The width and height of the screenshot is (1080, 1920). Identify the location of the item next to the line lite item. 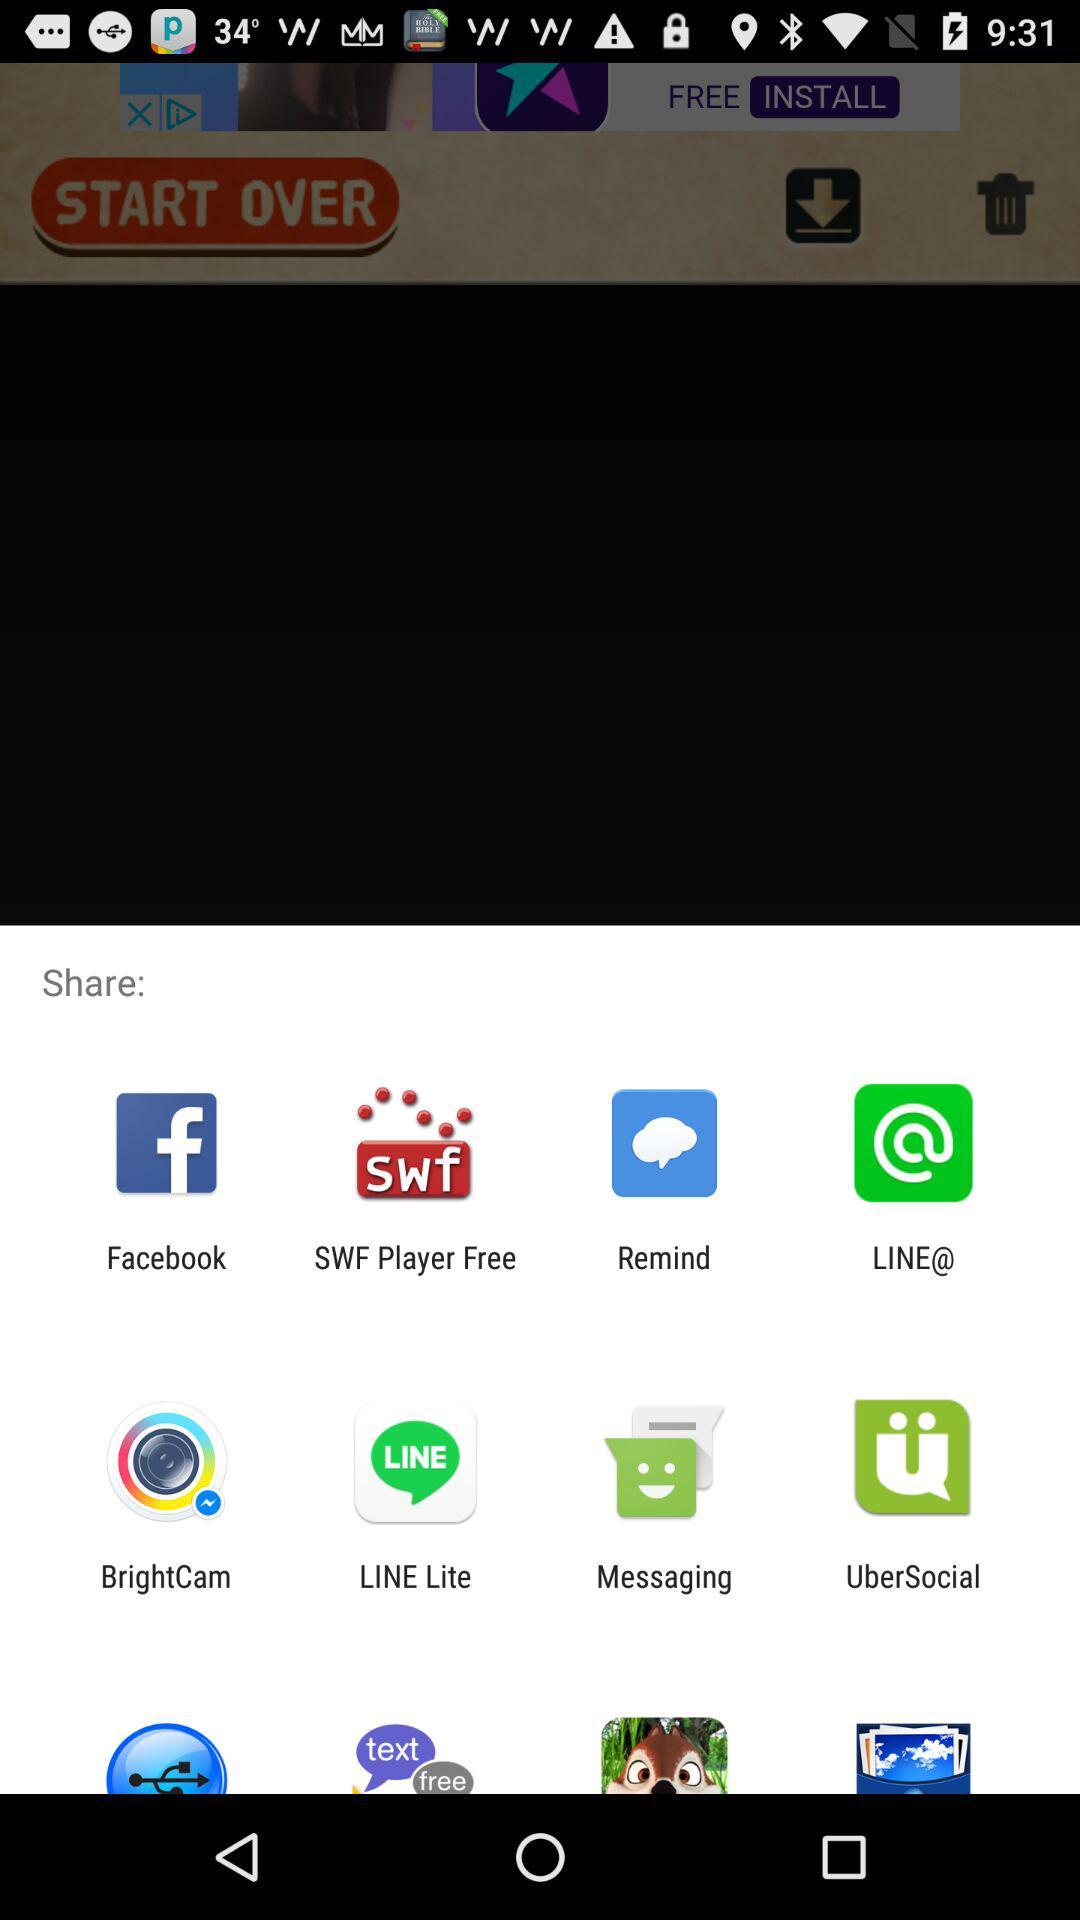
(165, 1592).